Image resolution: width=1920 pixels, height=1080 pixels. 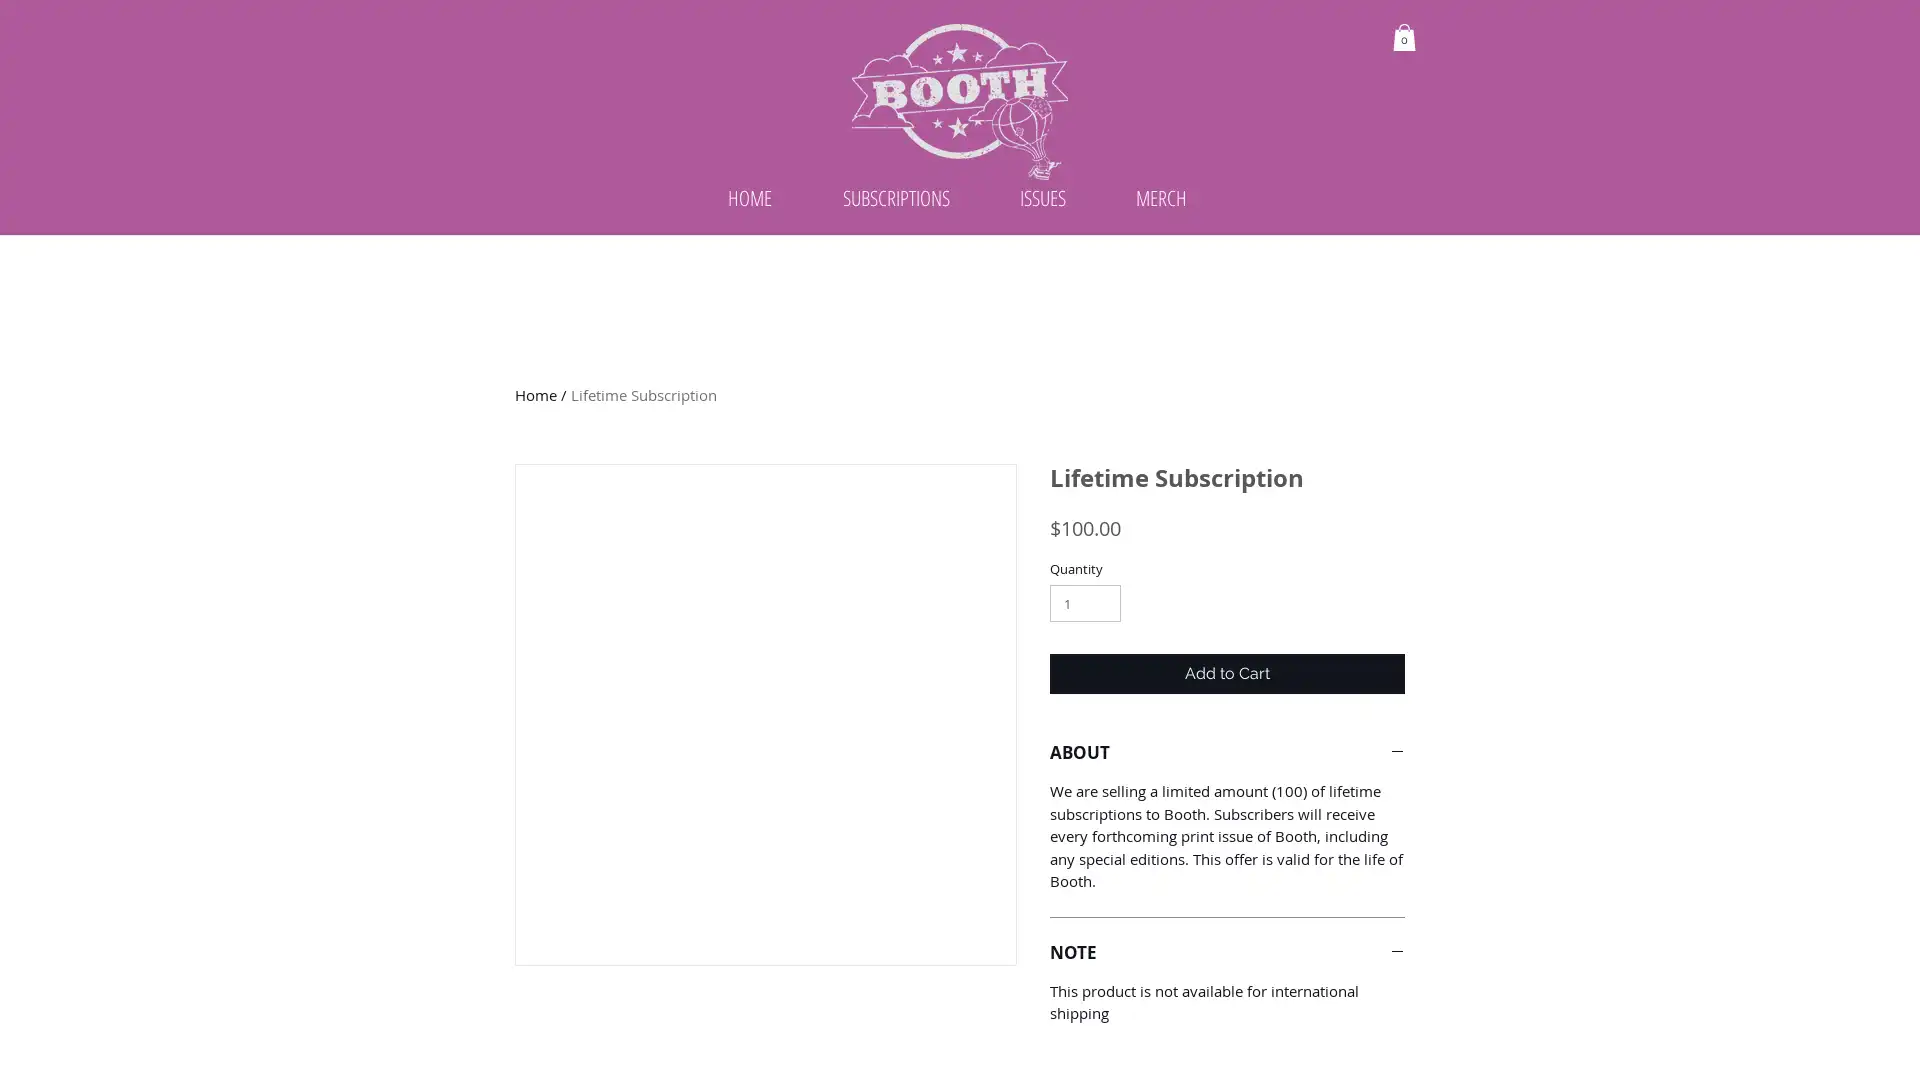 I want to click on NOTE, so click(x=1226, y=1003).